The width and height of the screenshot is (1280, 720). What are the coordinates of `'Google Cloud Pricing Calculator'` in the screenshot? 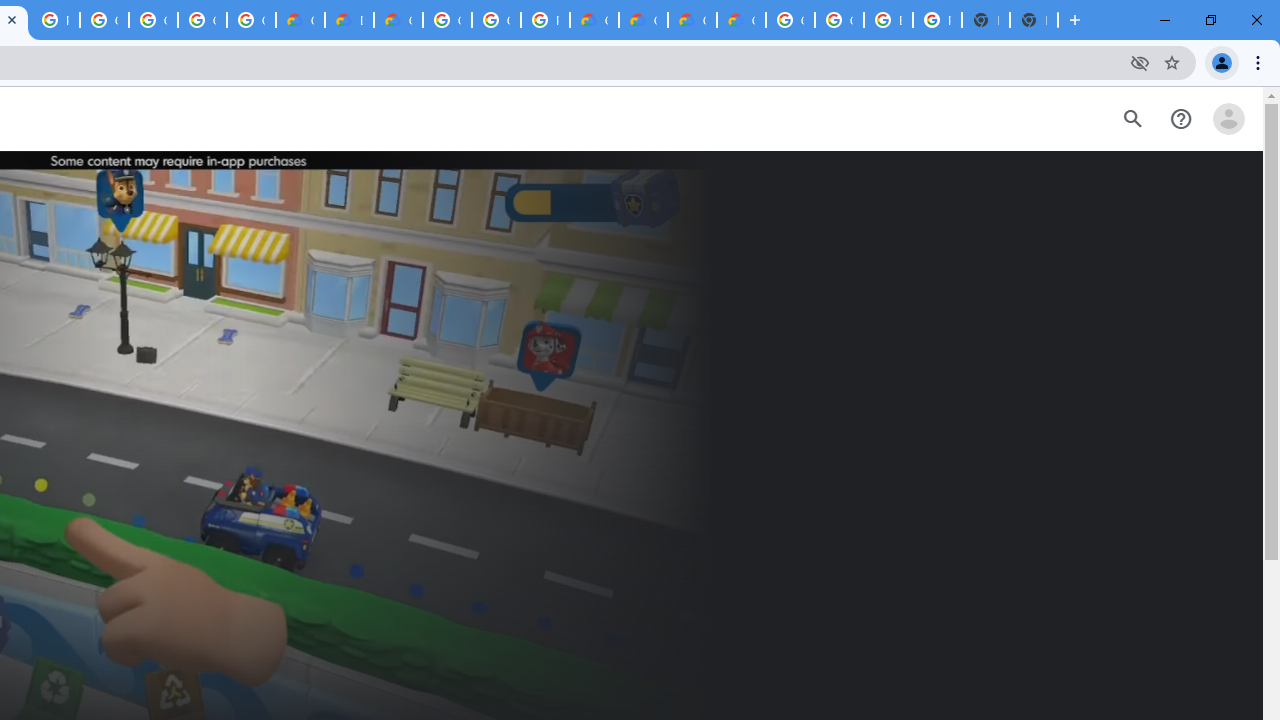 It's located at (692, 20).